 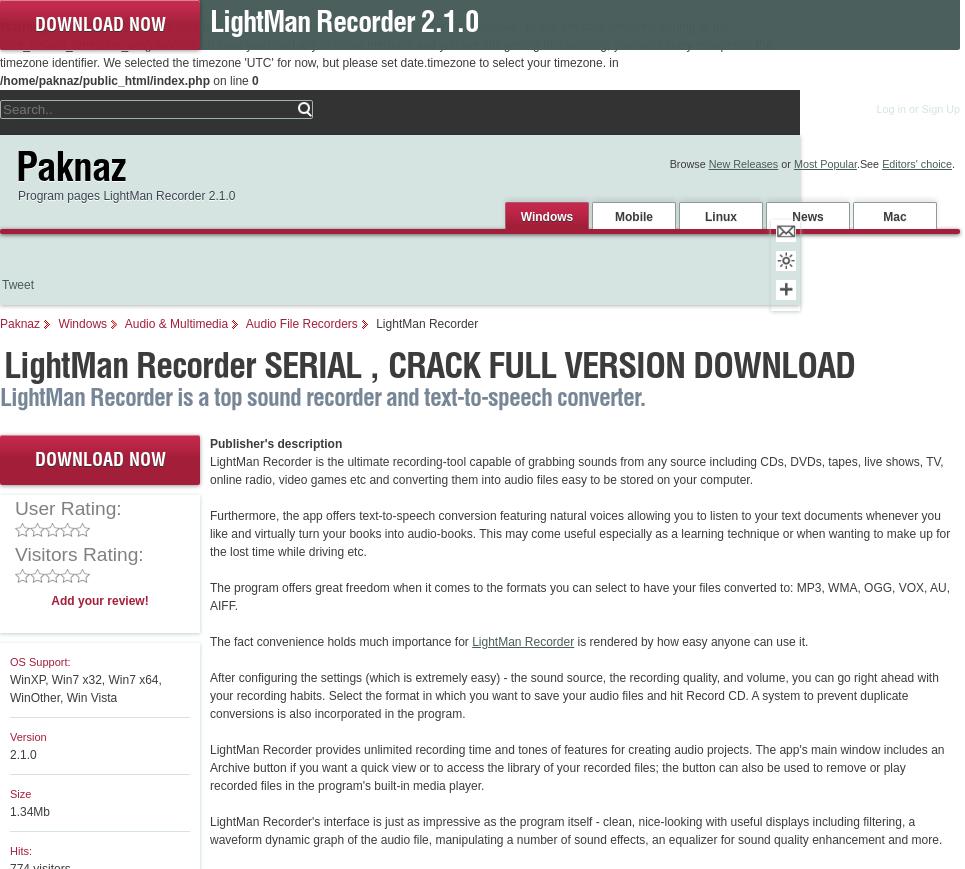 What do you see at coordinates (84, 689) in the screenshot?
I see `'WinXP, Win7 x32, Win7 x64, WinOther, Win Vista'` at bounding box center [84, 689].